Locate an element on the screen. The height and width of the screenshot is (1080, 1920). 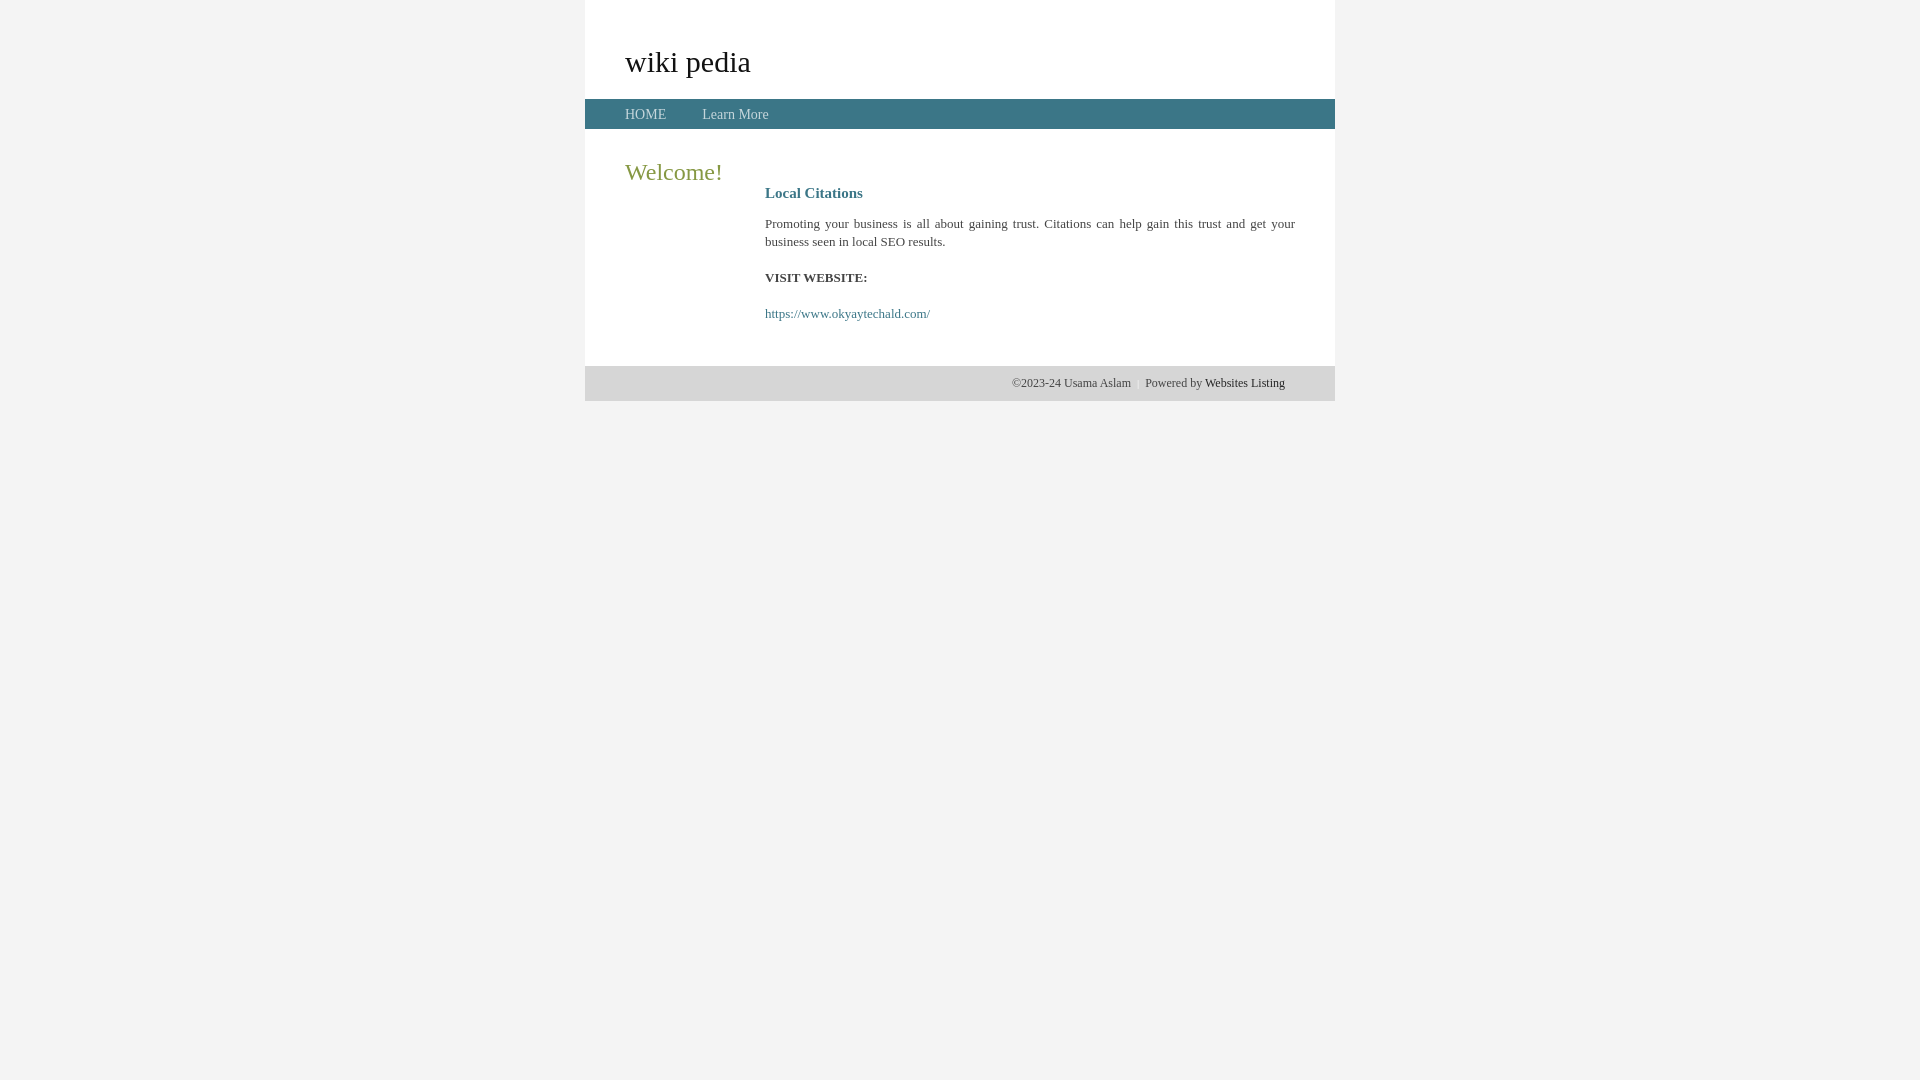
'Learn More' is located at coordinates (733, 114).